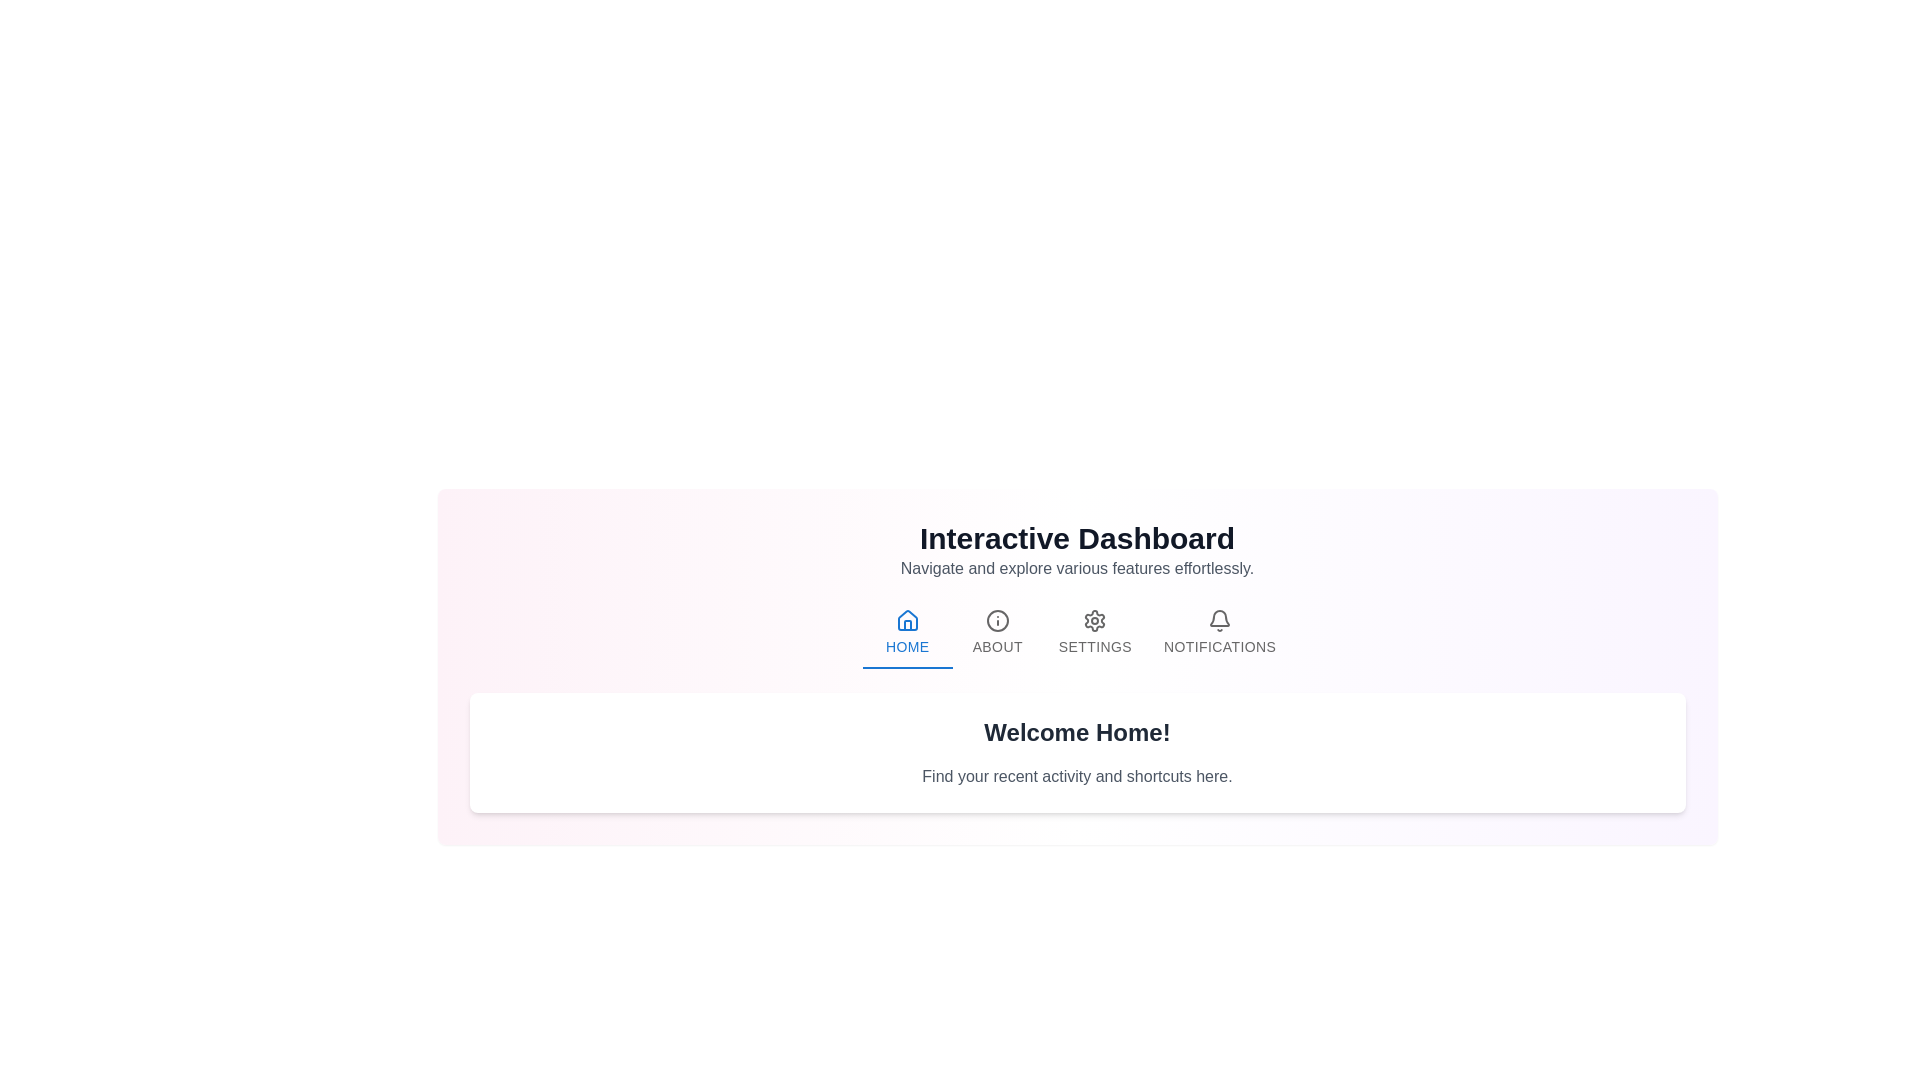 This screenshot has width=1920, height=1080. What do you see at coordinates (906, 619) in the screenshot?
I see `the house-shaped icon in the 'HOME' section of the navigation bar located below the title 'Interactive Dashboard'` at bounding box center [906, 619].